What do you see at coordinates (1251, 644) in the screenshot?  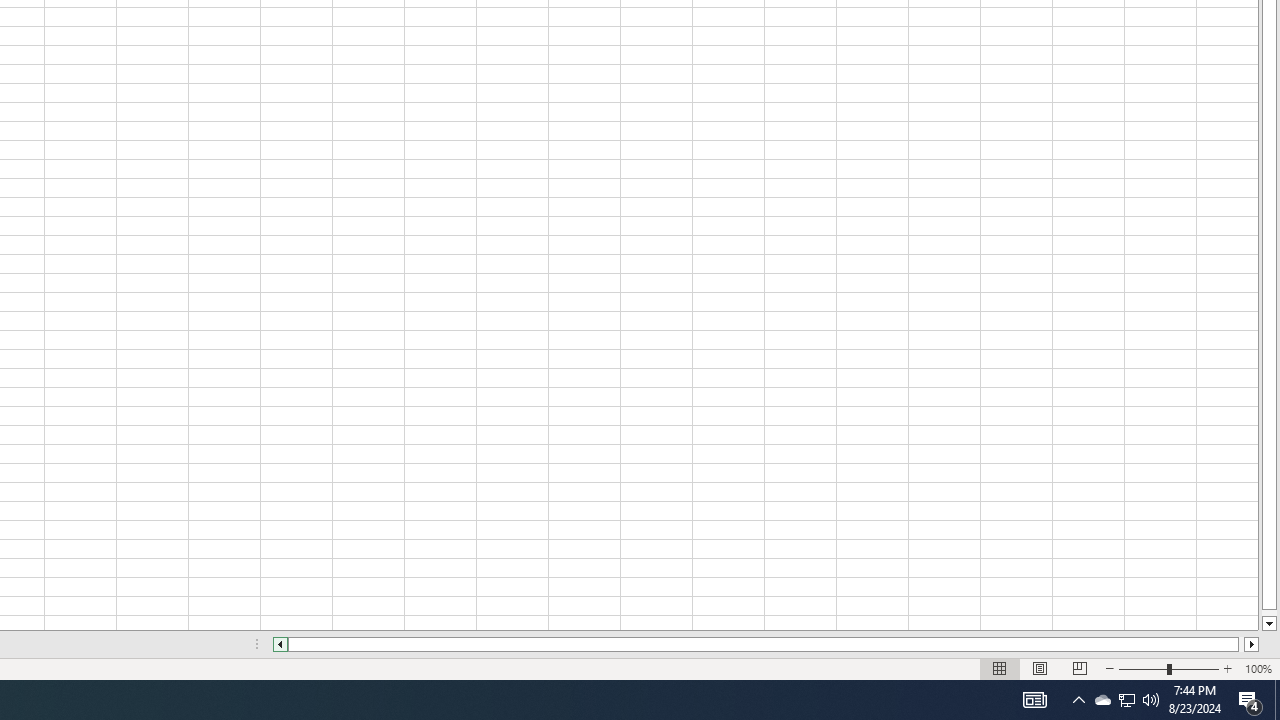 I see `'Column right'` at bounding box center [1251, 644].